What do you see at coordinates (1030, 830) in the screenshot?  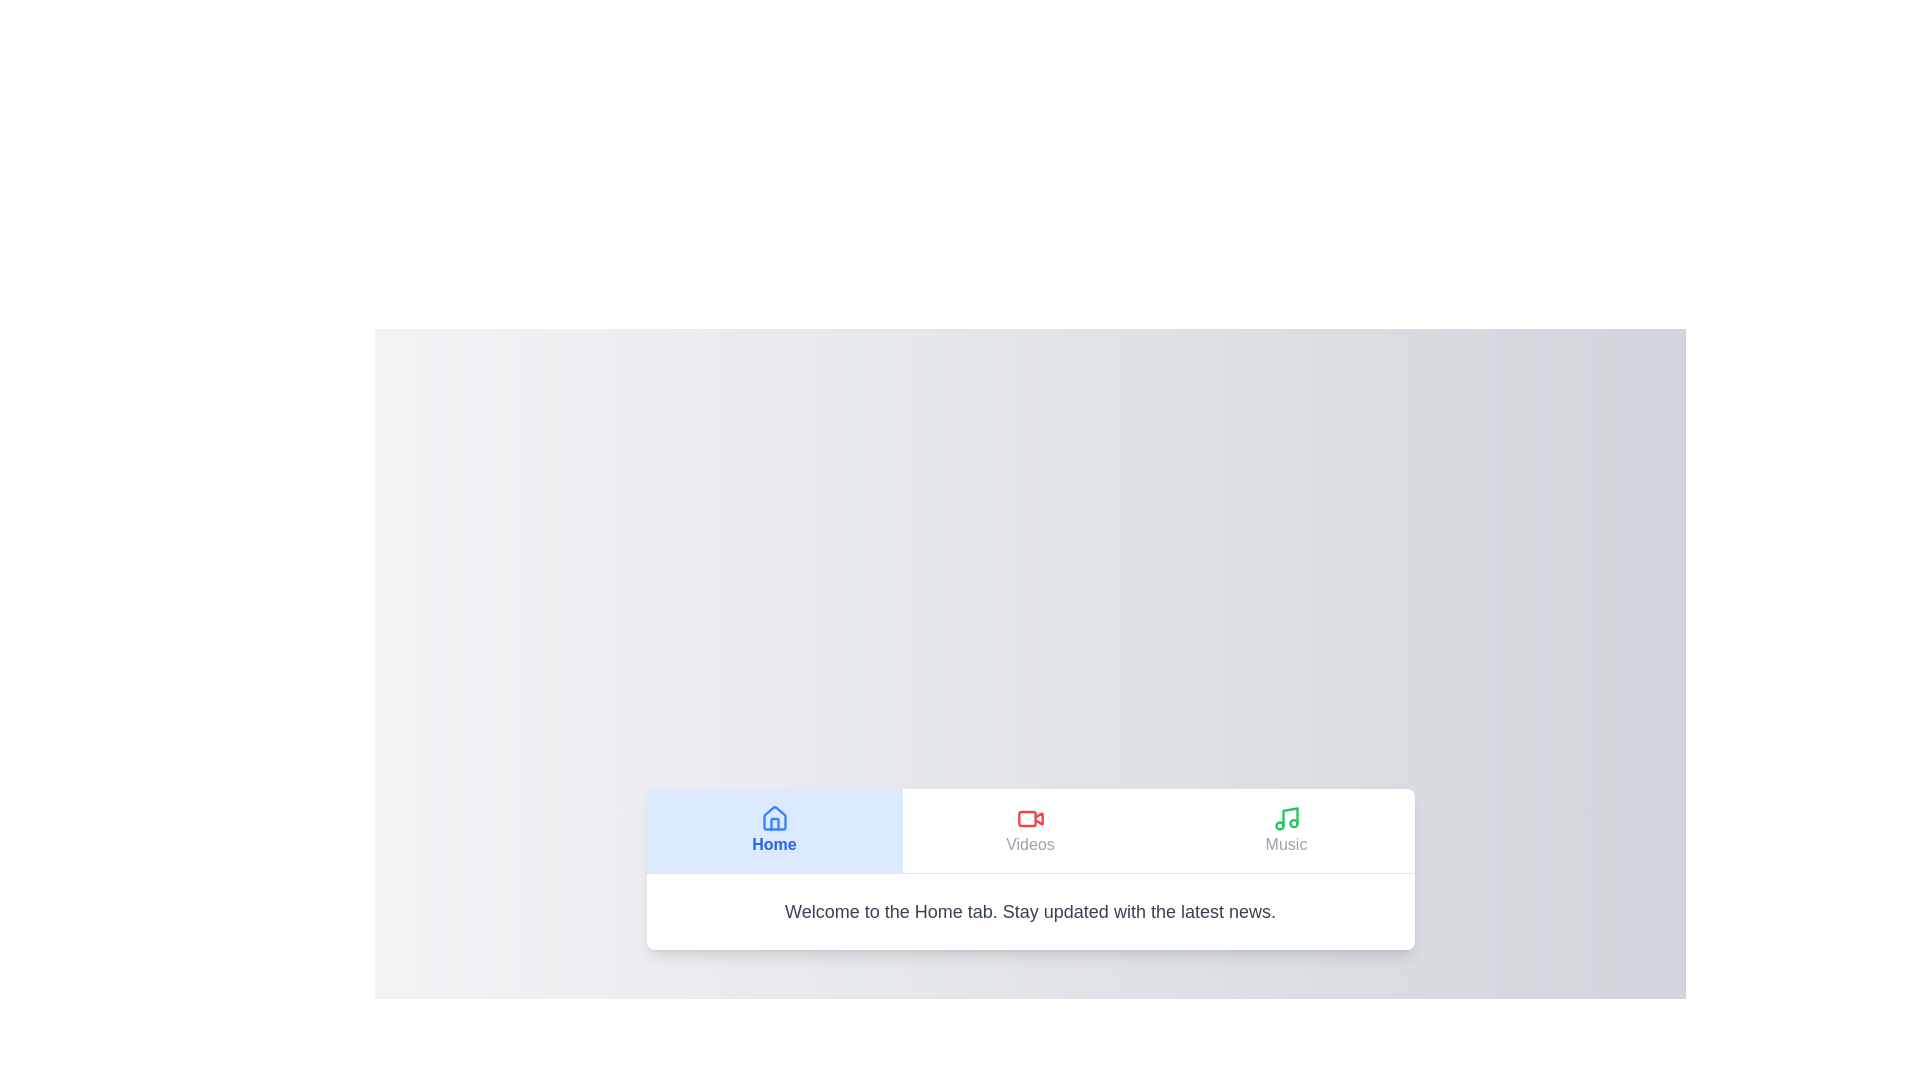 I see `the Videos tab by clicking its button` at bounding box center [1030, 830].